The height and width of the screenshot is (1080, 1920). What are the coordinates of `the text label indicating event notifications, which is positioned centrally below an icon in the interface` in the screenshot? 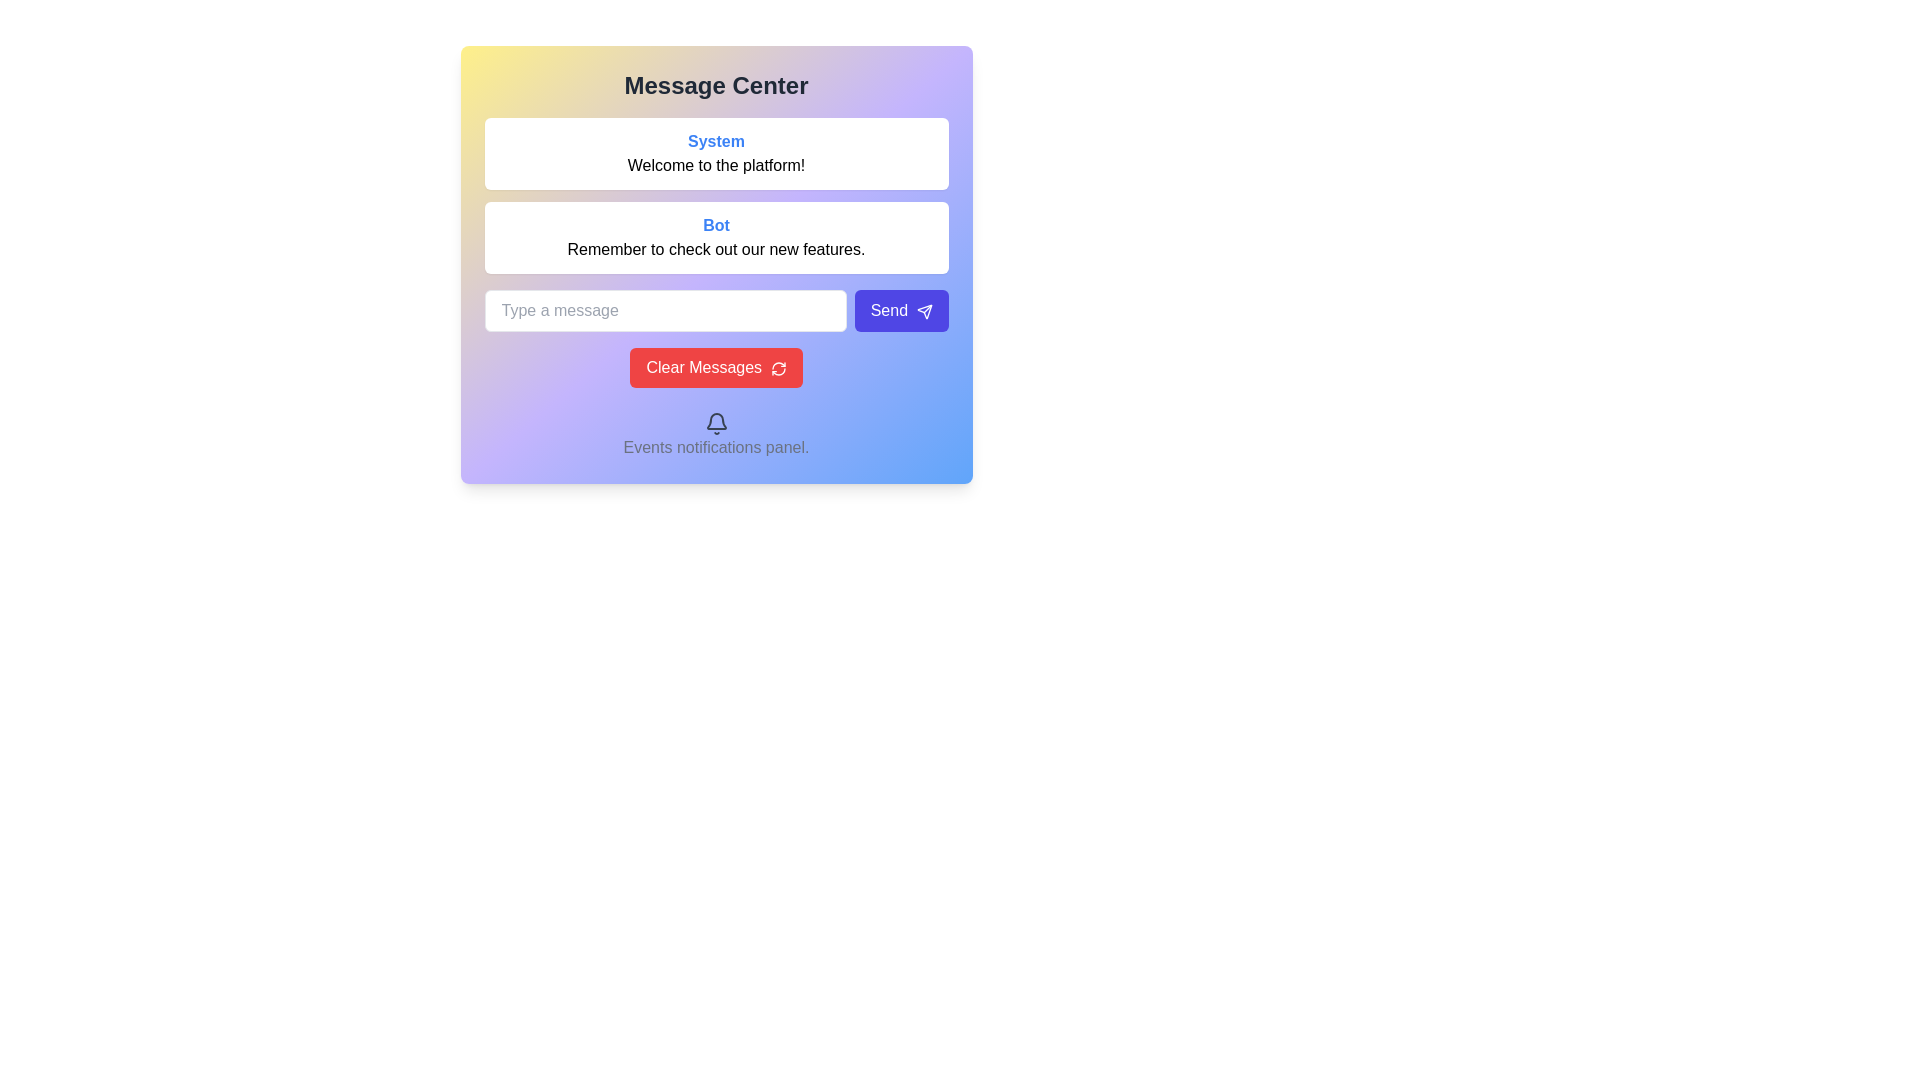 It's located at (716, 446).